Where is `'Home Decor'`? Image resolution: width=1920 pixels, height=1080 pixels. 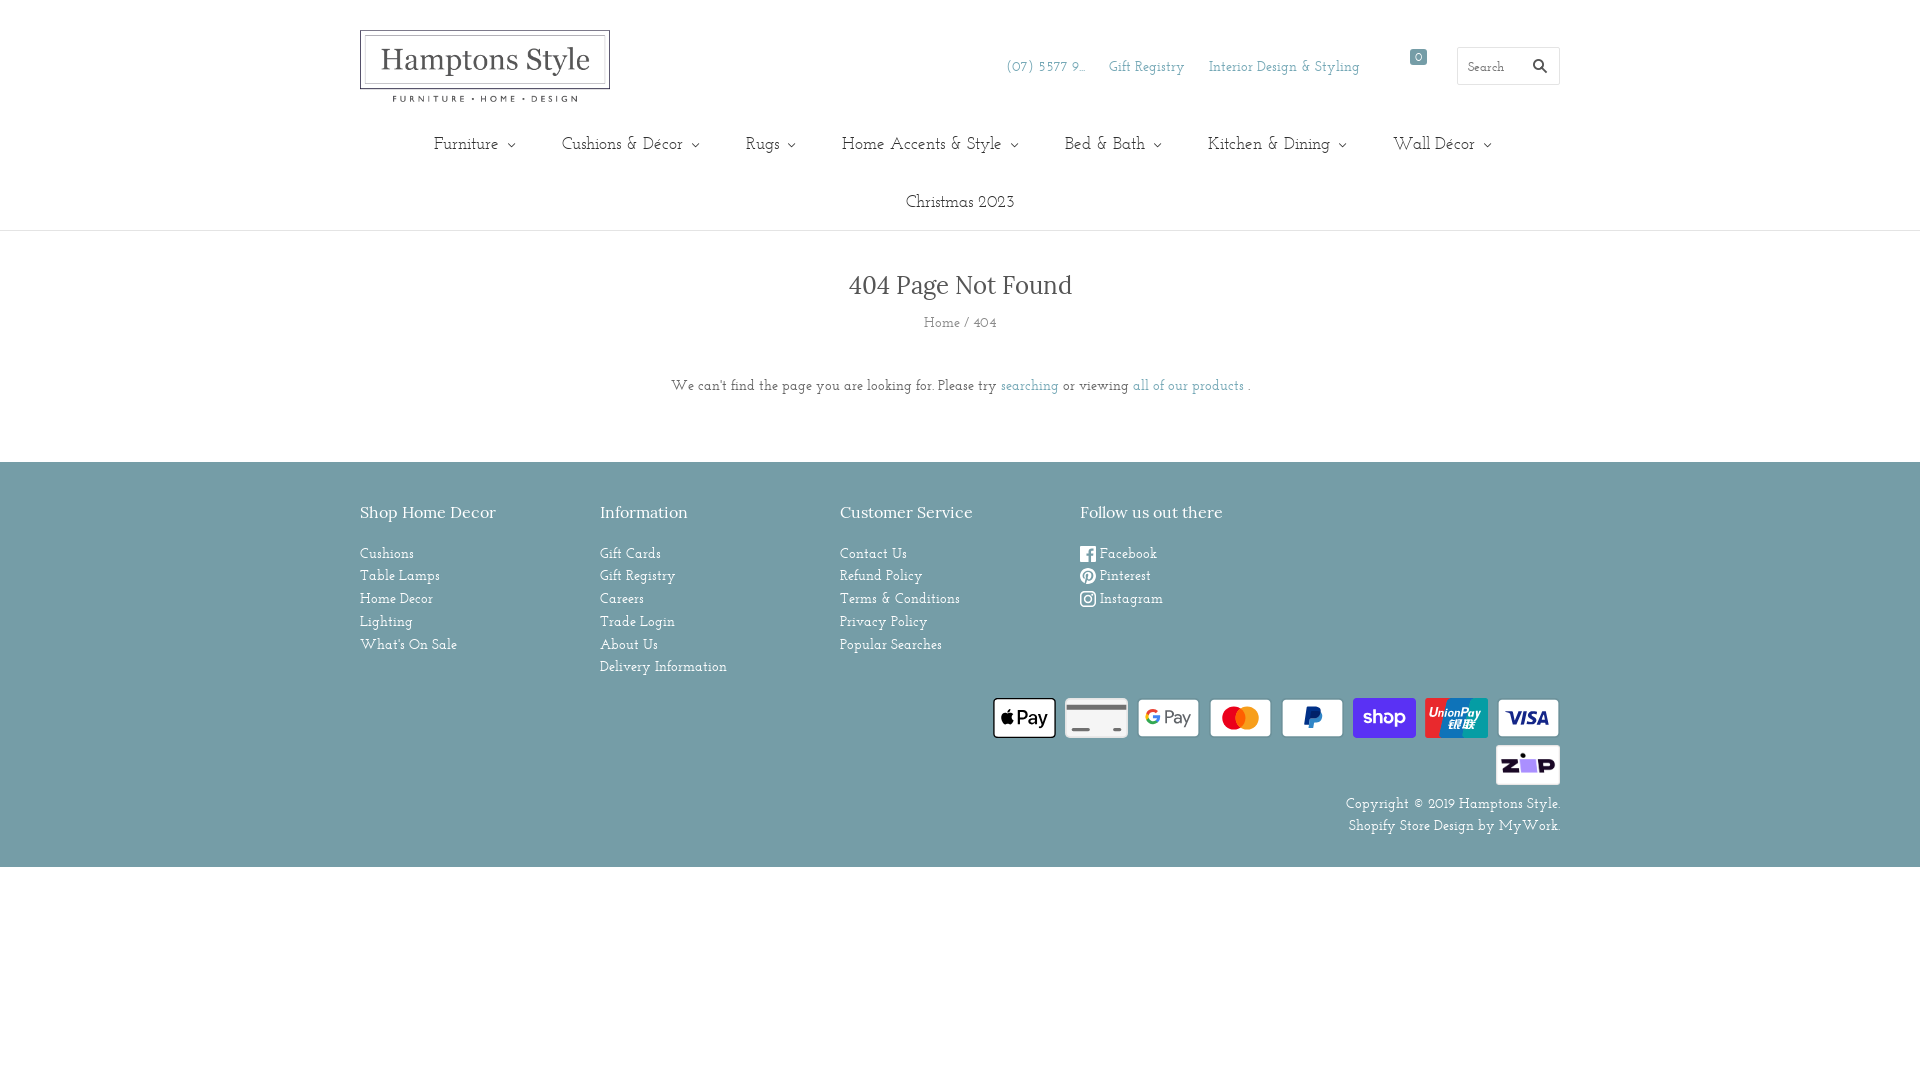
'Home Decor' is located at coordinates (396, 596).